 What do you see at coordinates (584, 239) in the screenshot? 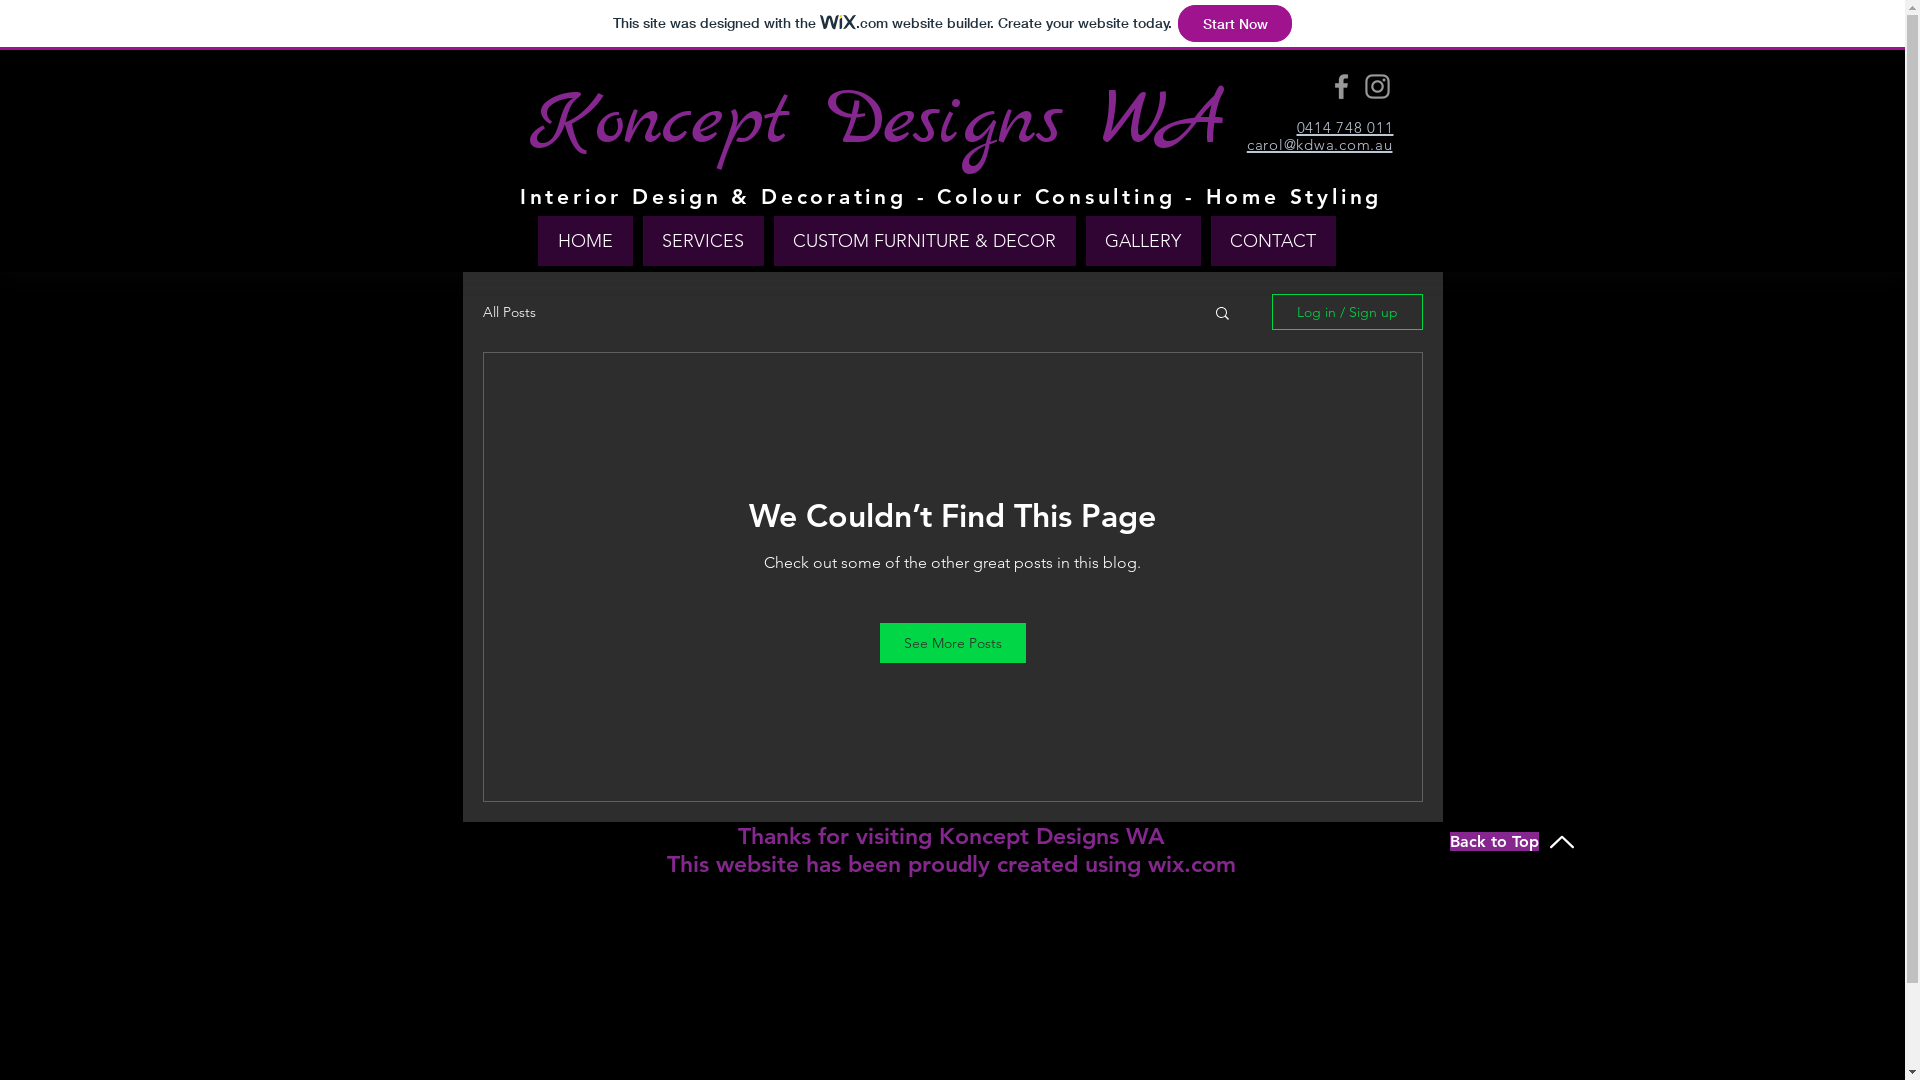
I see `'HOME'` at bounding box center [584, 239].